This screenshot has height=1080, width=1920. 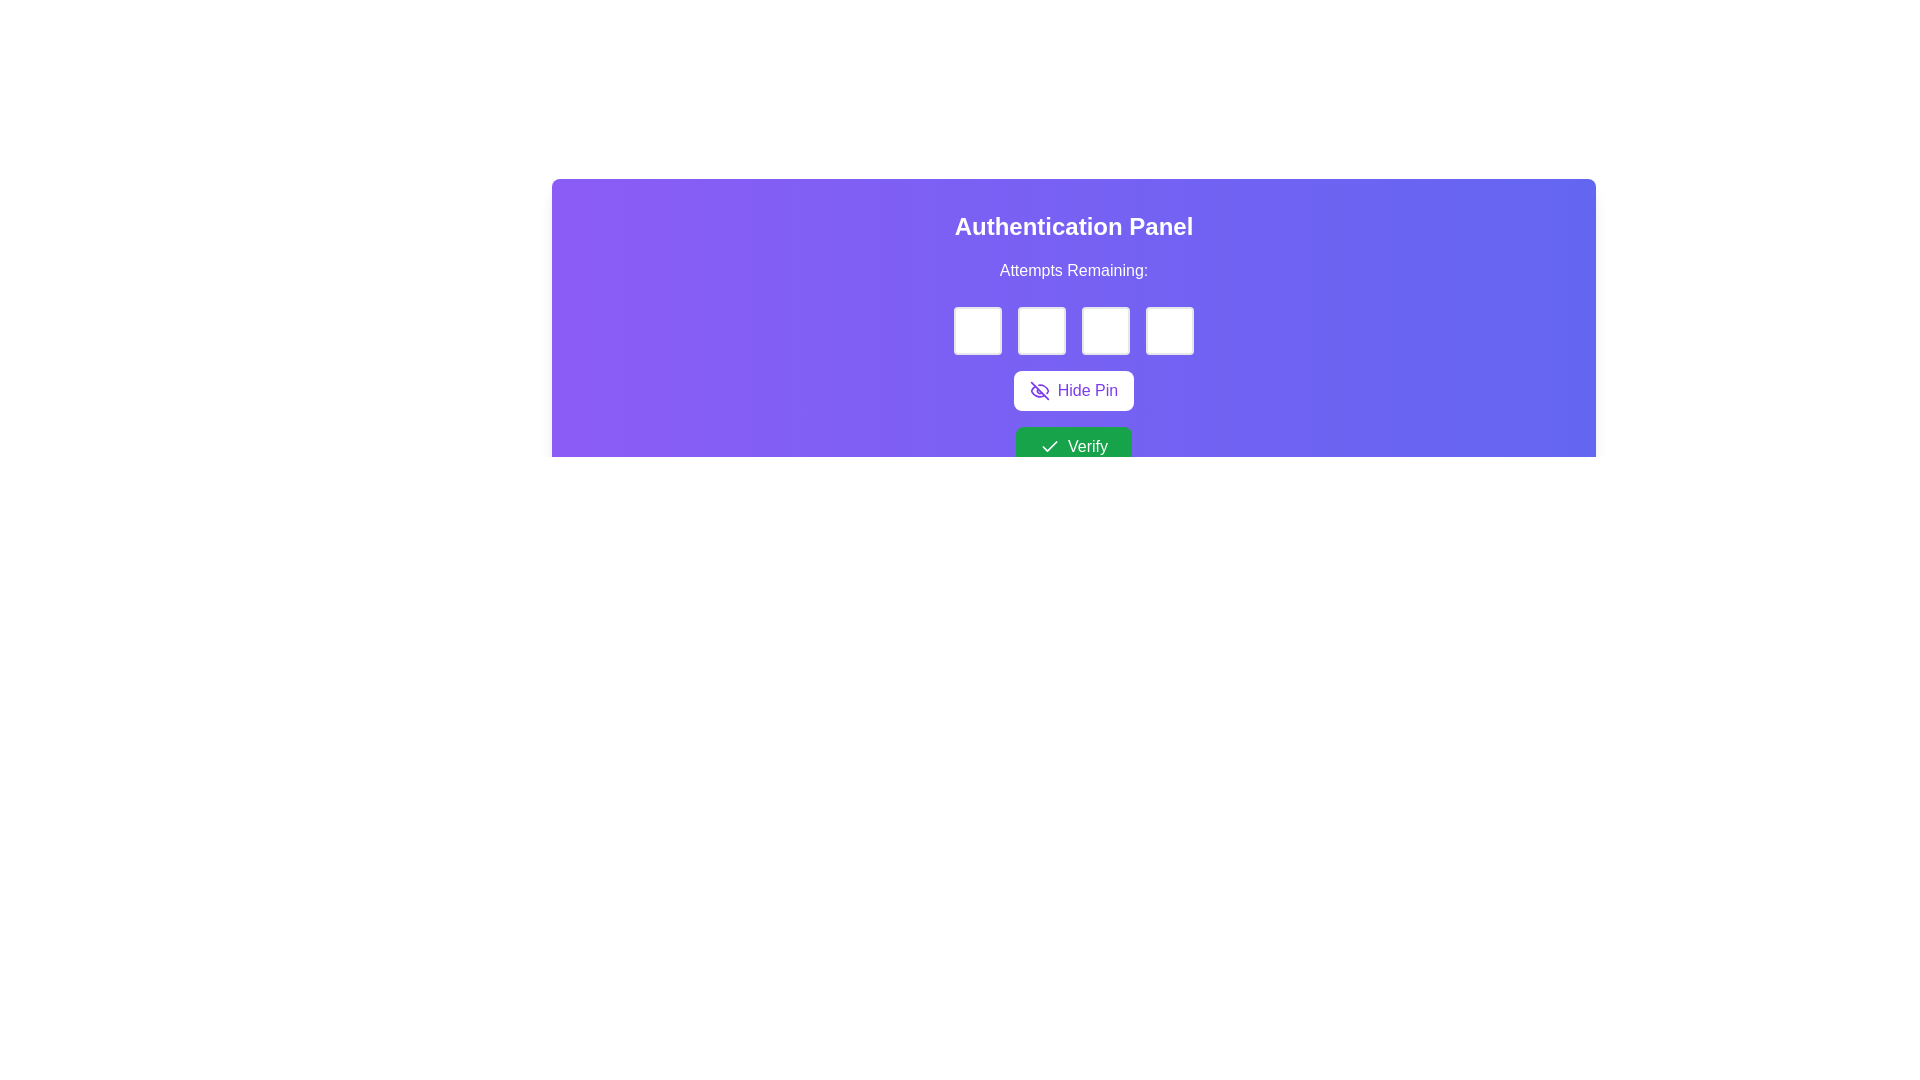 I want to click on the individual text input field for entering a verification code, which is centrally located below the 'Attempts Remaining:' text and above the 'Hide Pin' and 'Verify' buttons, so click(x=1073, y=330).